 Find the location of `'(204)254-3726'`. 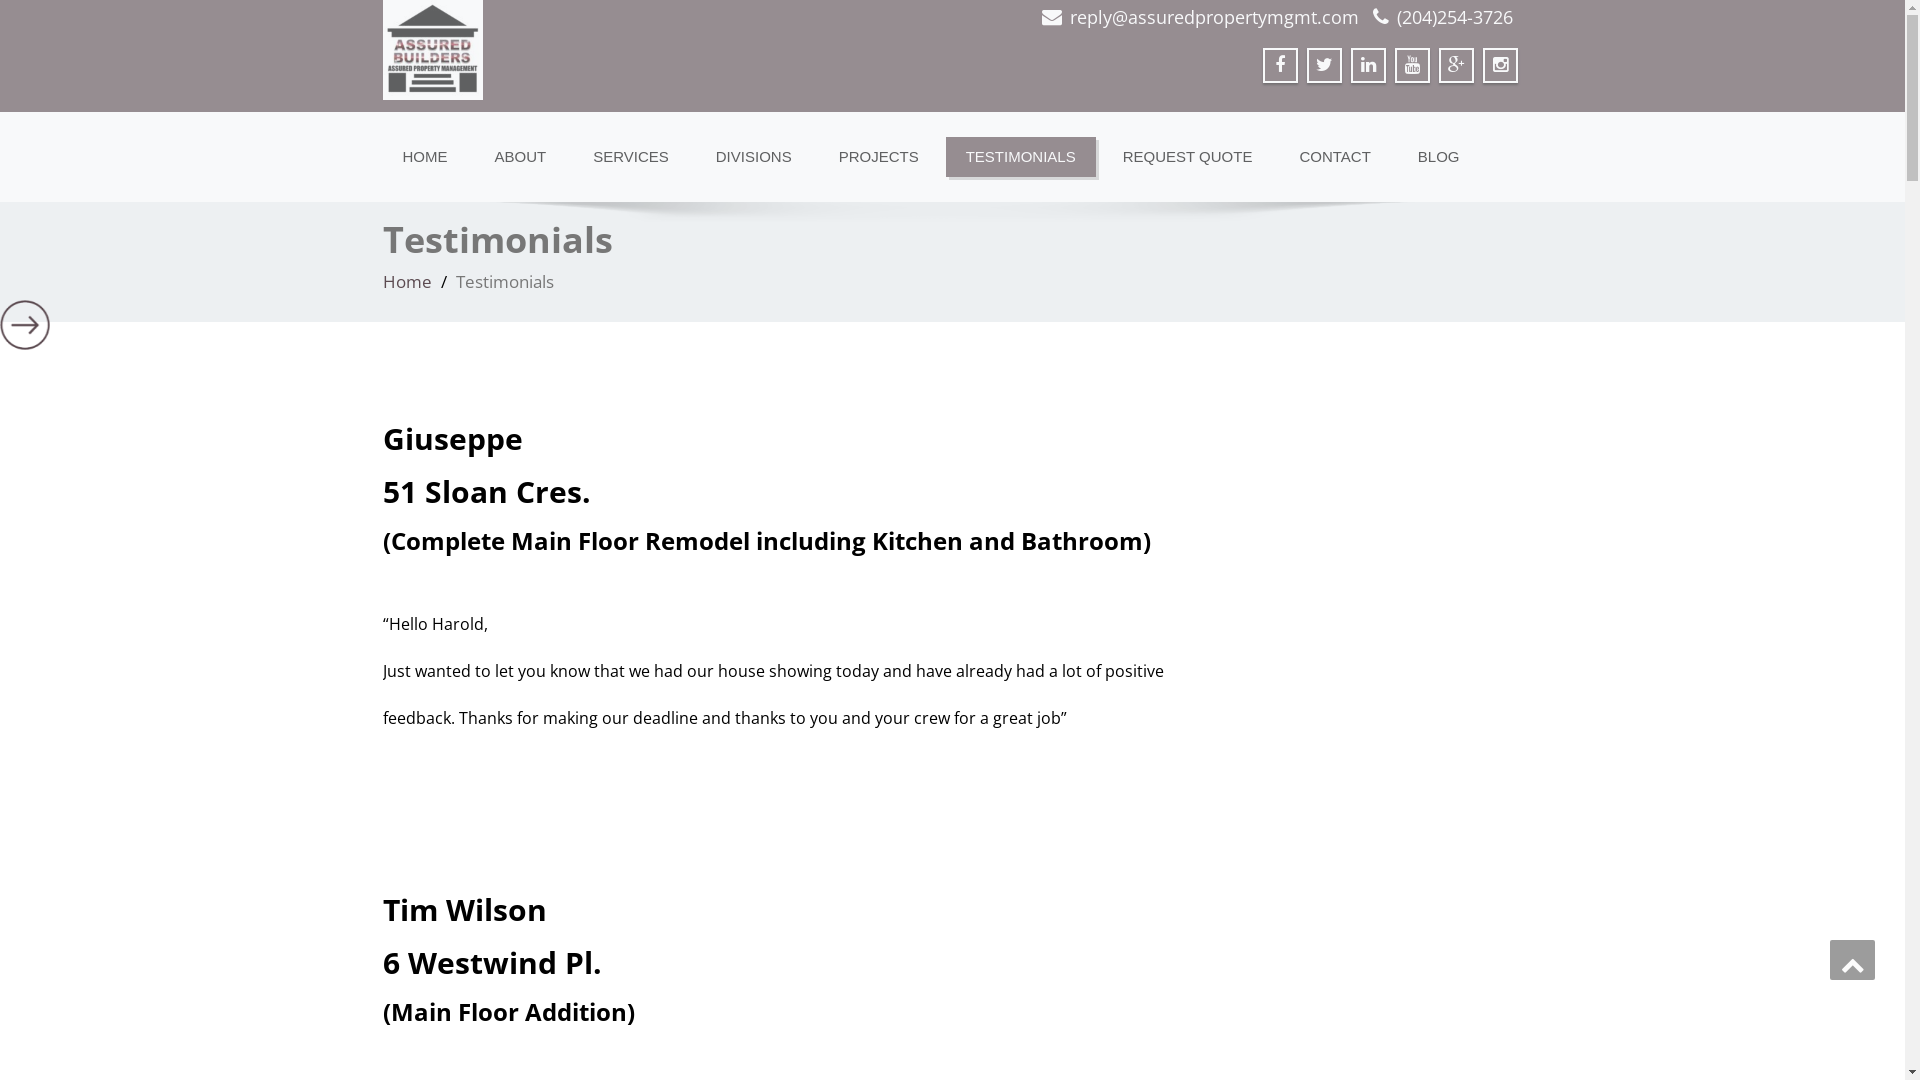

'(204)254-3726' is located at coordinates (1454, 16).